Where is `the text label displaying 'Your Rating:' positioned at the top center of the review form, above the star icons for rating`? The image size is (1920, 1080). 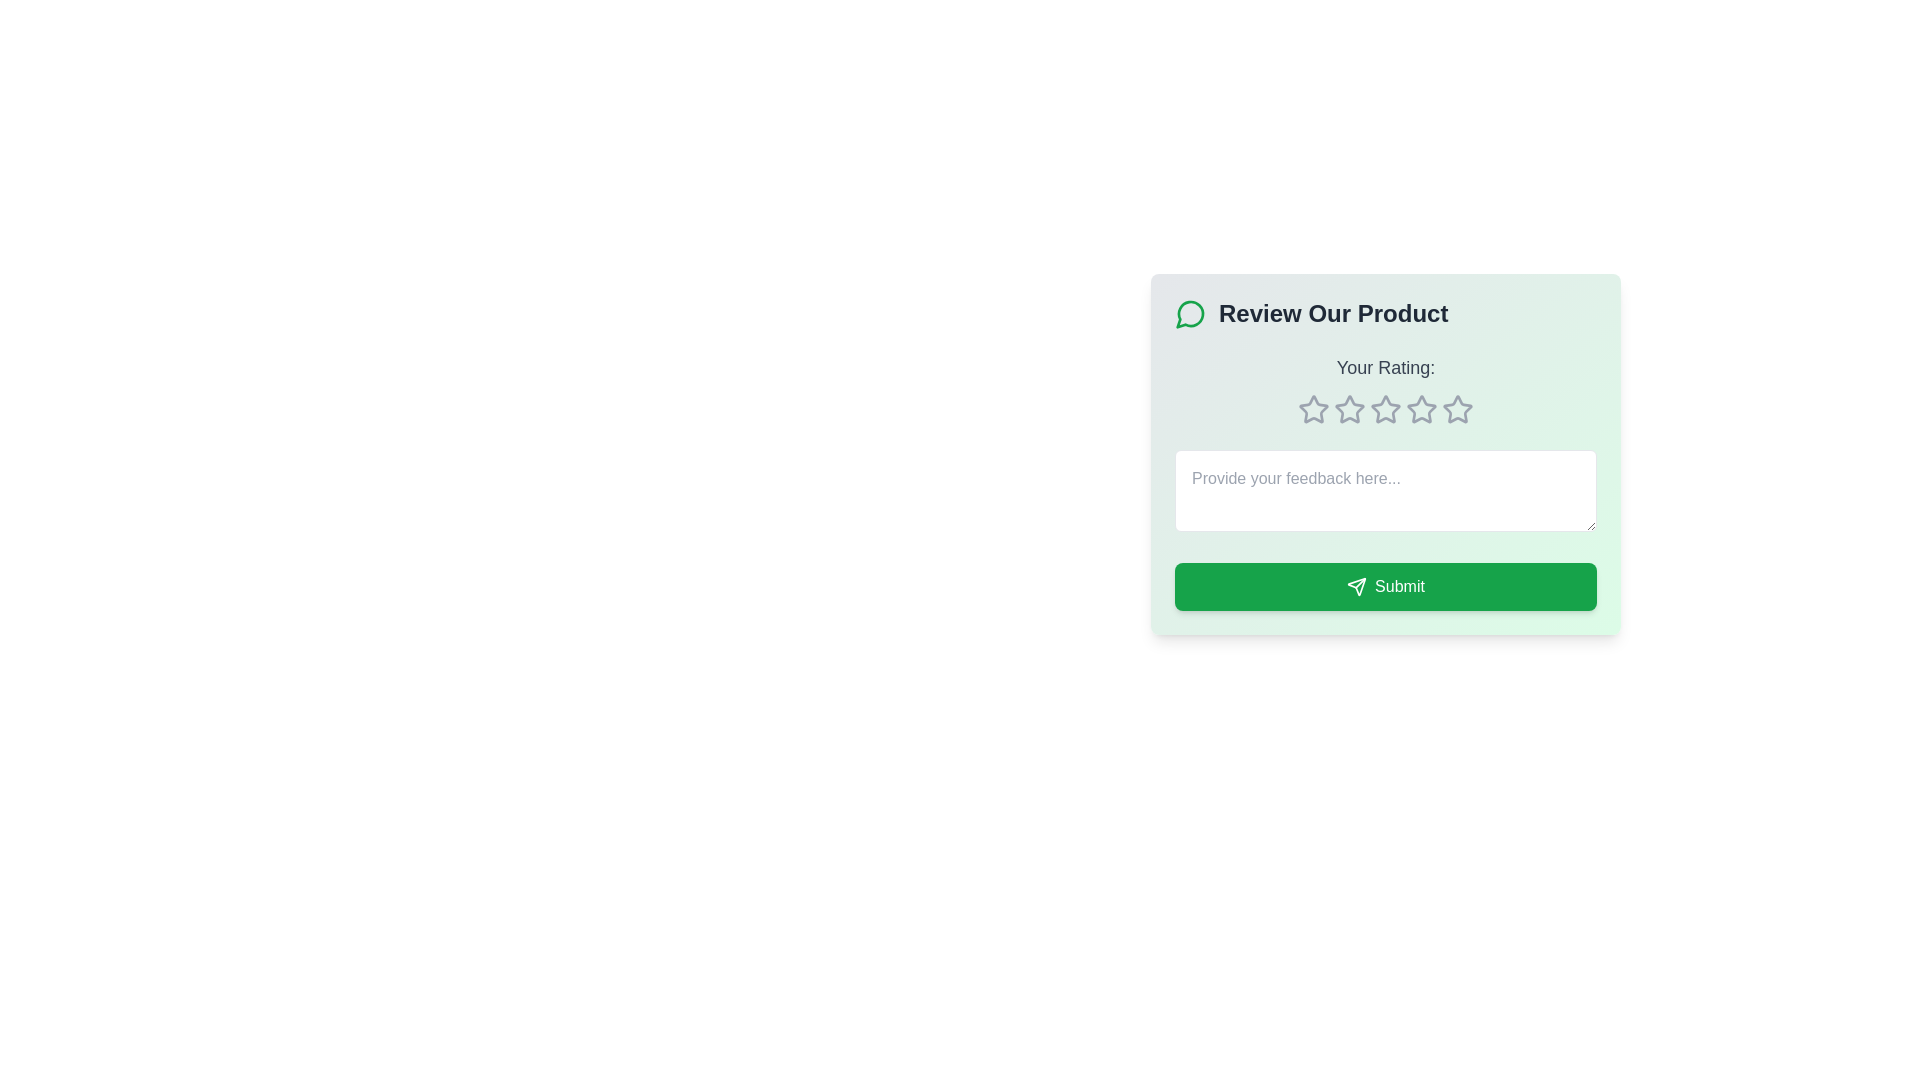 the text label displaying 'Your Rating:' positioned at the top center of the review form, above the star icons for rating is located at coordinates (1385, 367).